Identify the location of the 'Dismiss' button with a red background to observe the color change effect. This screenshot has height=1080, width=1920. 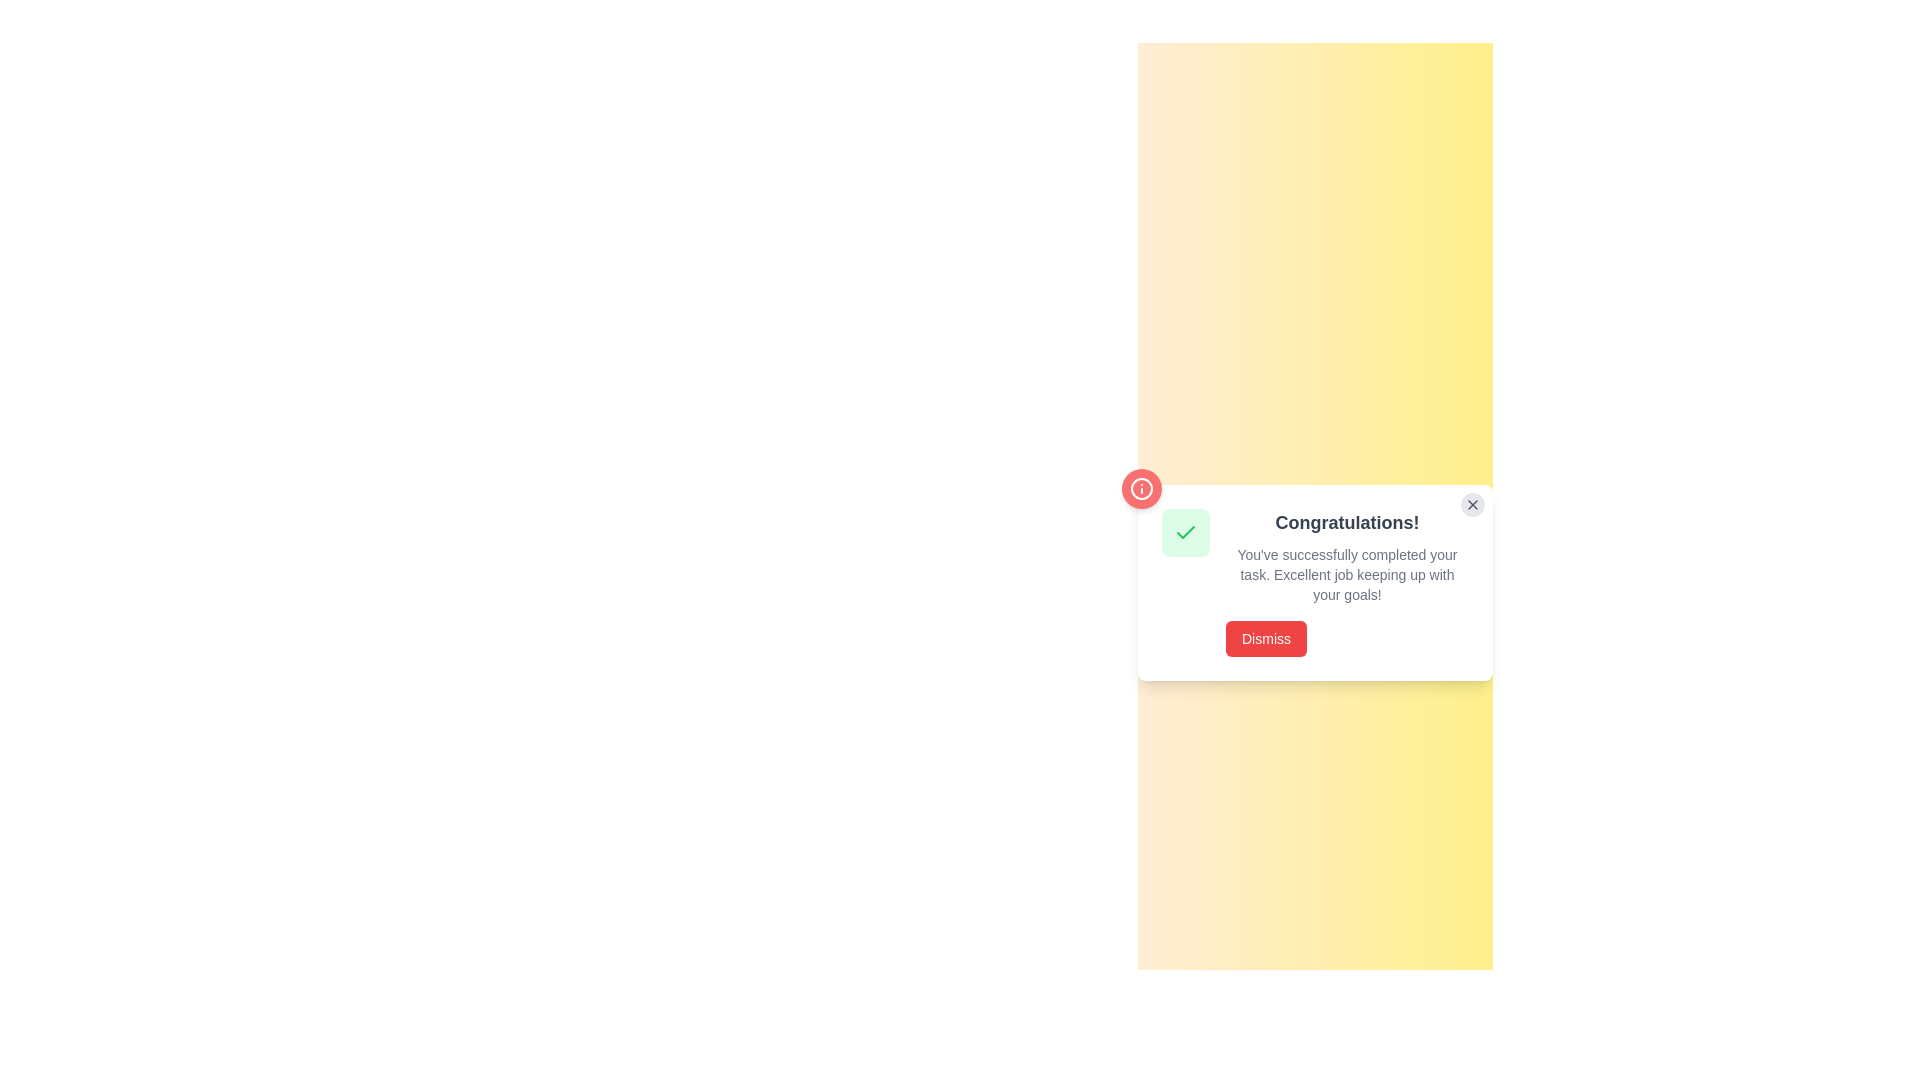
(1265, 639).